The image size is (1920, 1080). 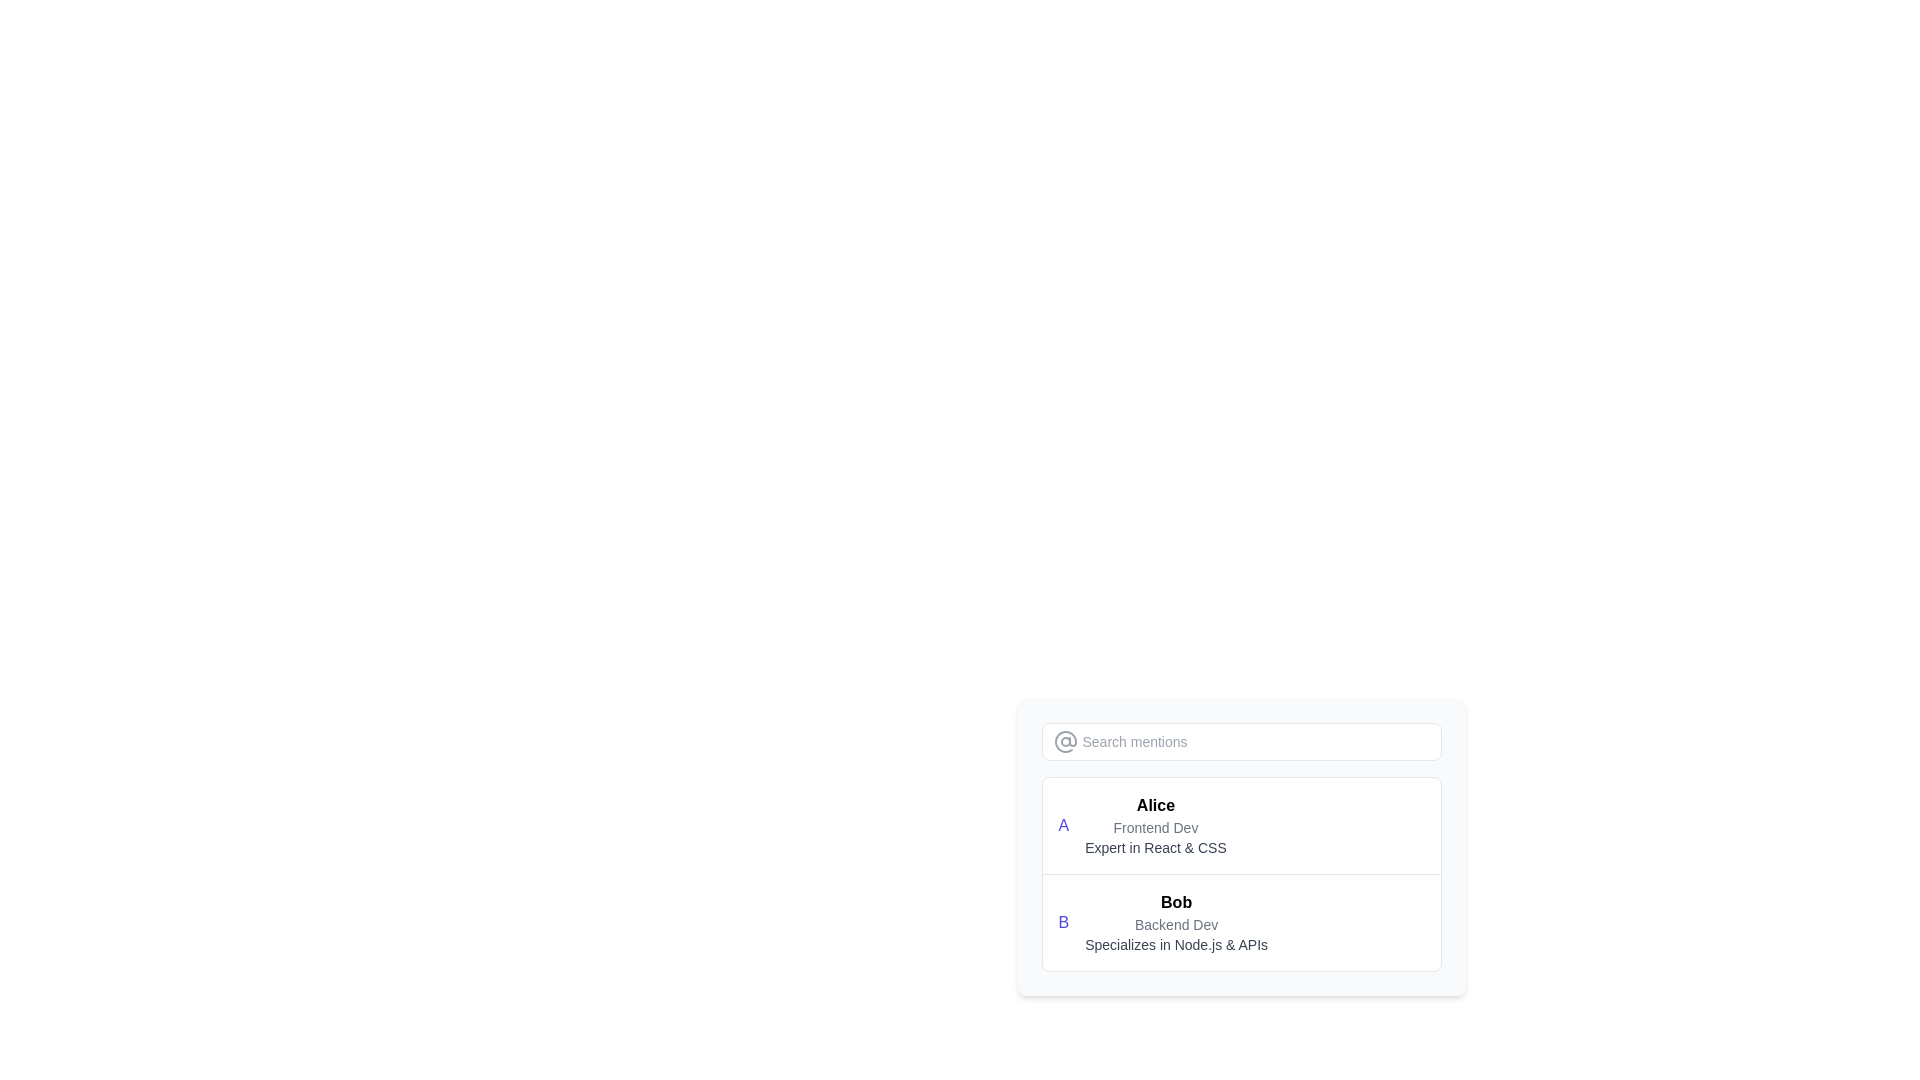 What do you see at coordinates (1156, 848) in the screenshot?
I see `the text label displaying 'Expert in React & CSS', which is positioned below the title 'Frontend Dev' in the user information box for the user 'Alice'` at bounding box center [1156, 848].